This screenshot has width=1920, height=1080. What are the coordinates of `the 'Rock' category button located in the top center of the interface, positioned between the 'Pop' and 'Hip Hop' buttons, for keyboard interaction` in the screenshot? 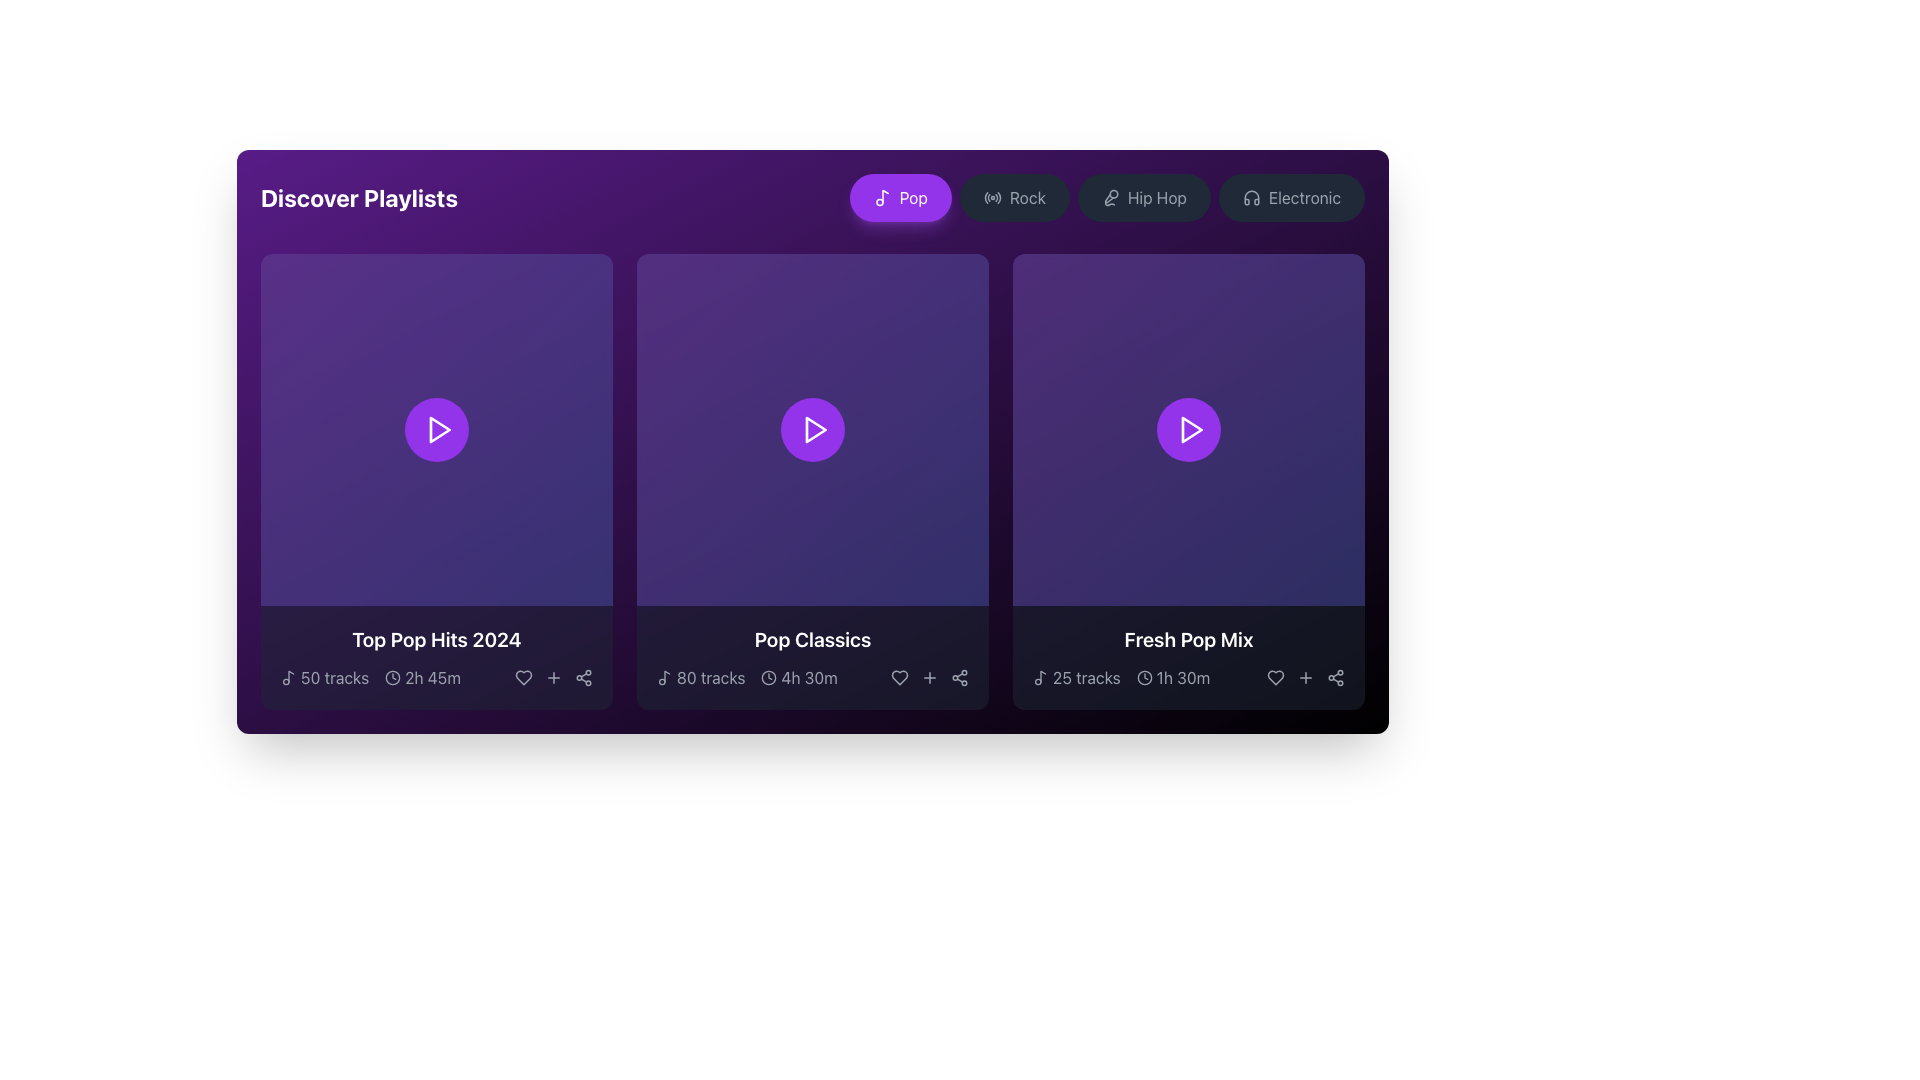 It's located at (1027, 197).